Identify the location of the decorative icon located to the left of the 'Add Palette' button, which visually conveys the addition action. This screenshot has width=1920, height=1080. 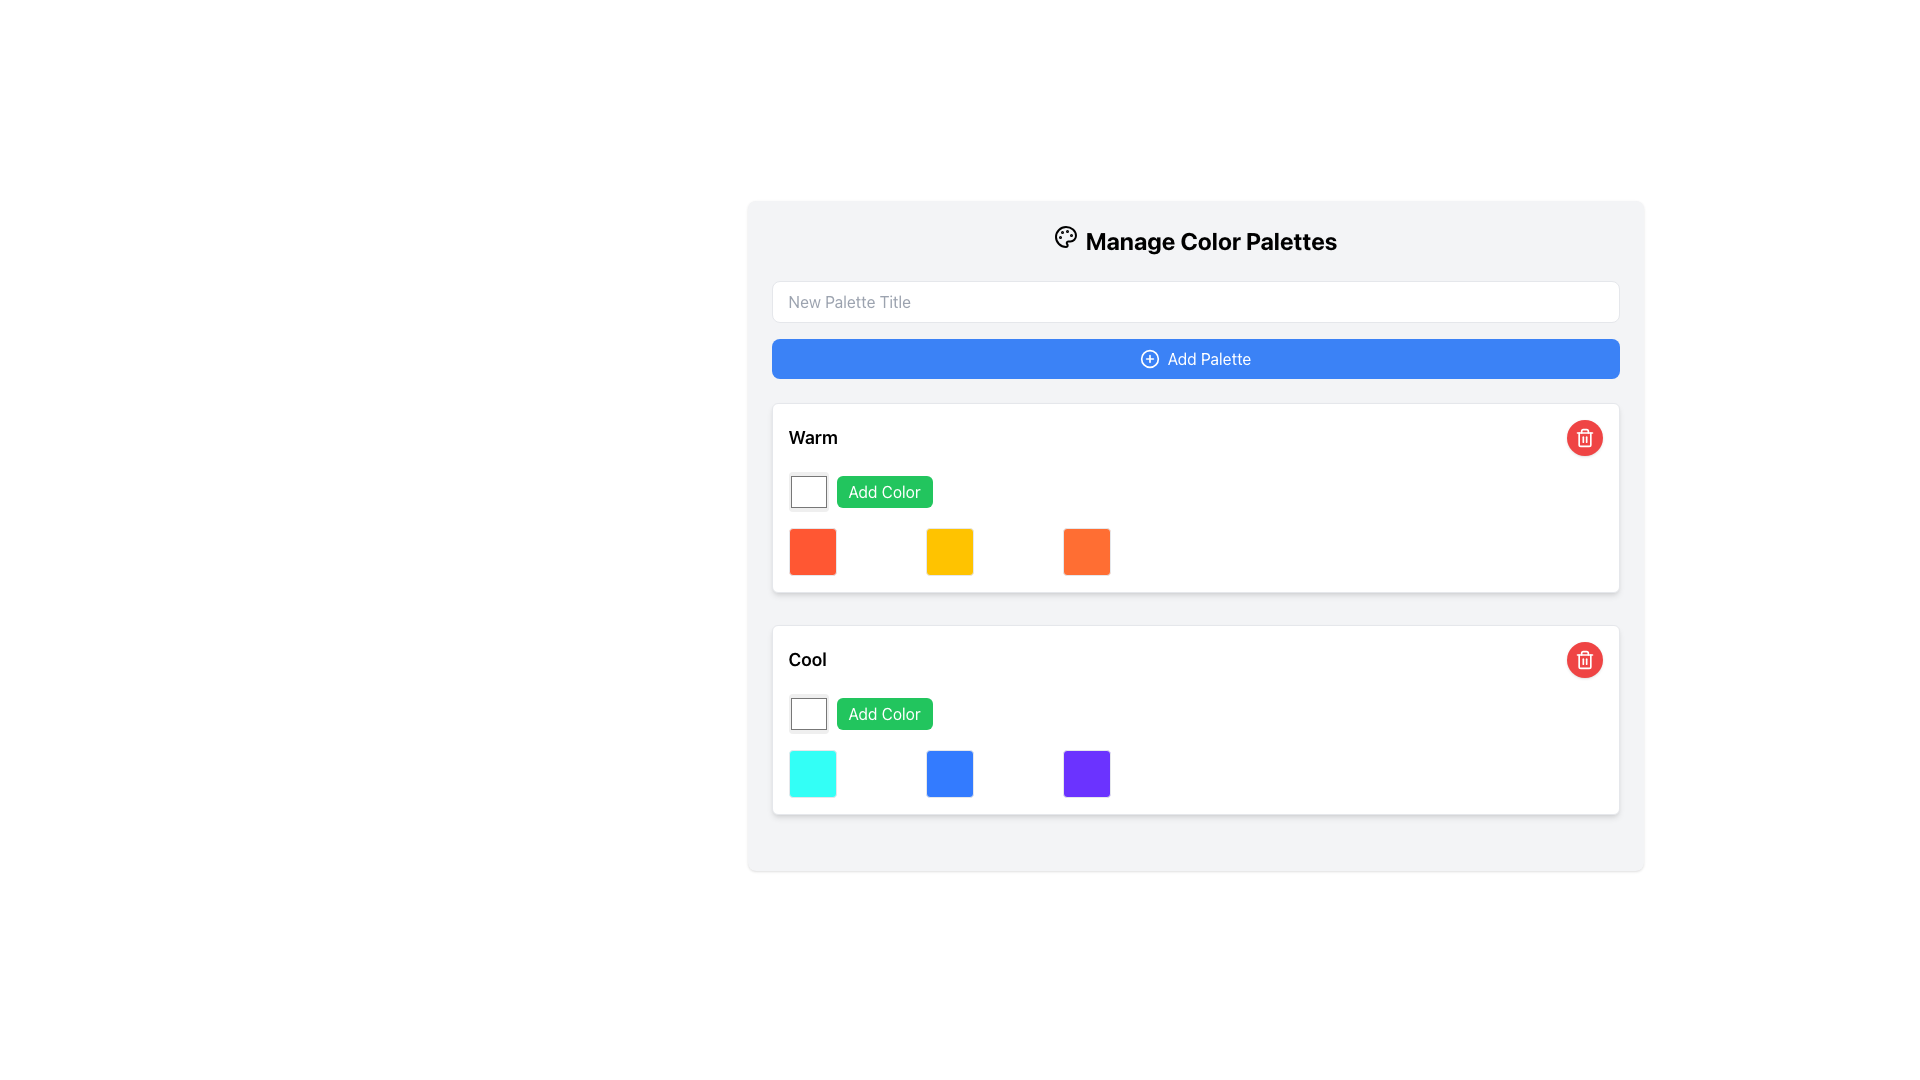
(1149, 357).